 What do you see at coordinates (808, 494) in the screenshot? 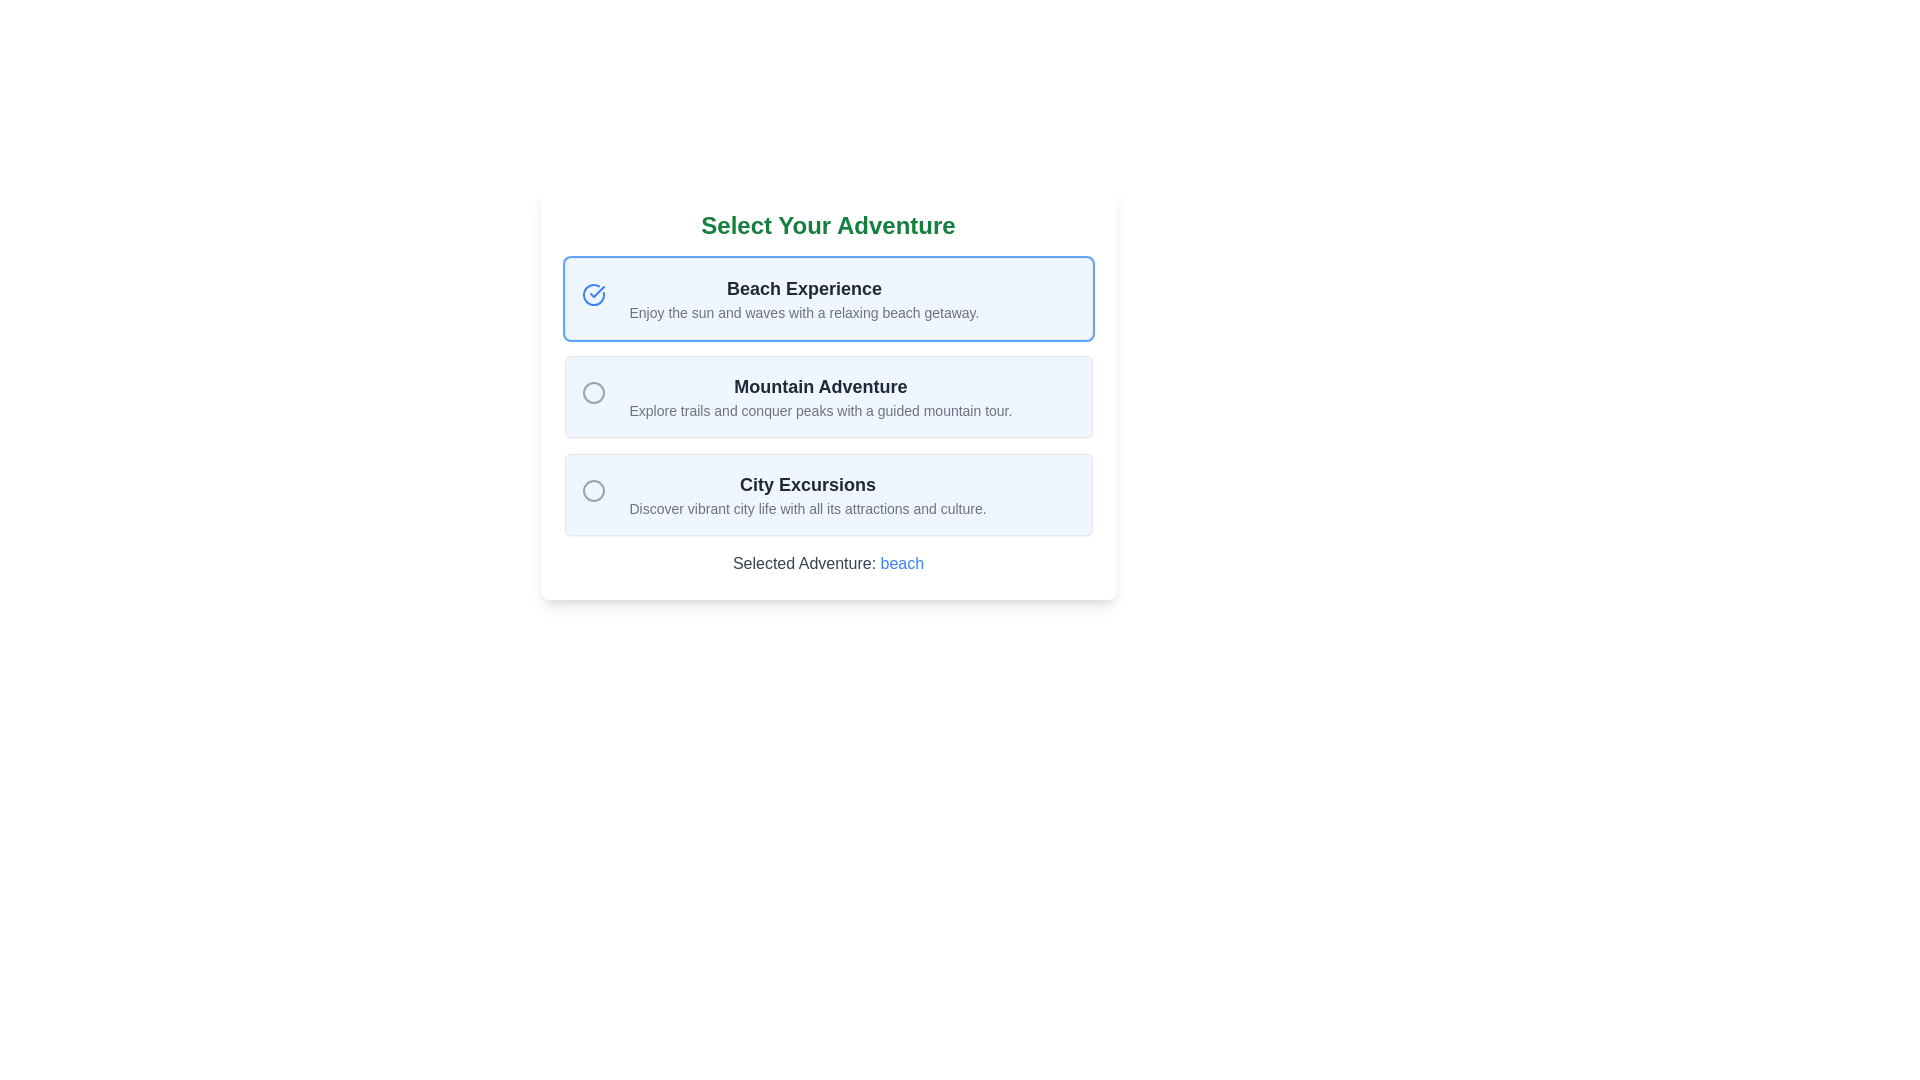
I see `the informational text about 'City Excursions' in the selection menu for activities` at bounding box center [808, 494].